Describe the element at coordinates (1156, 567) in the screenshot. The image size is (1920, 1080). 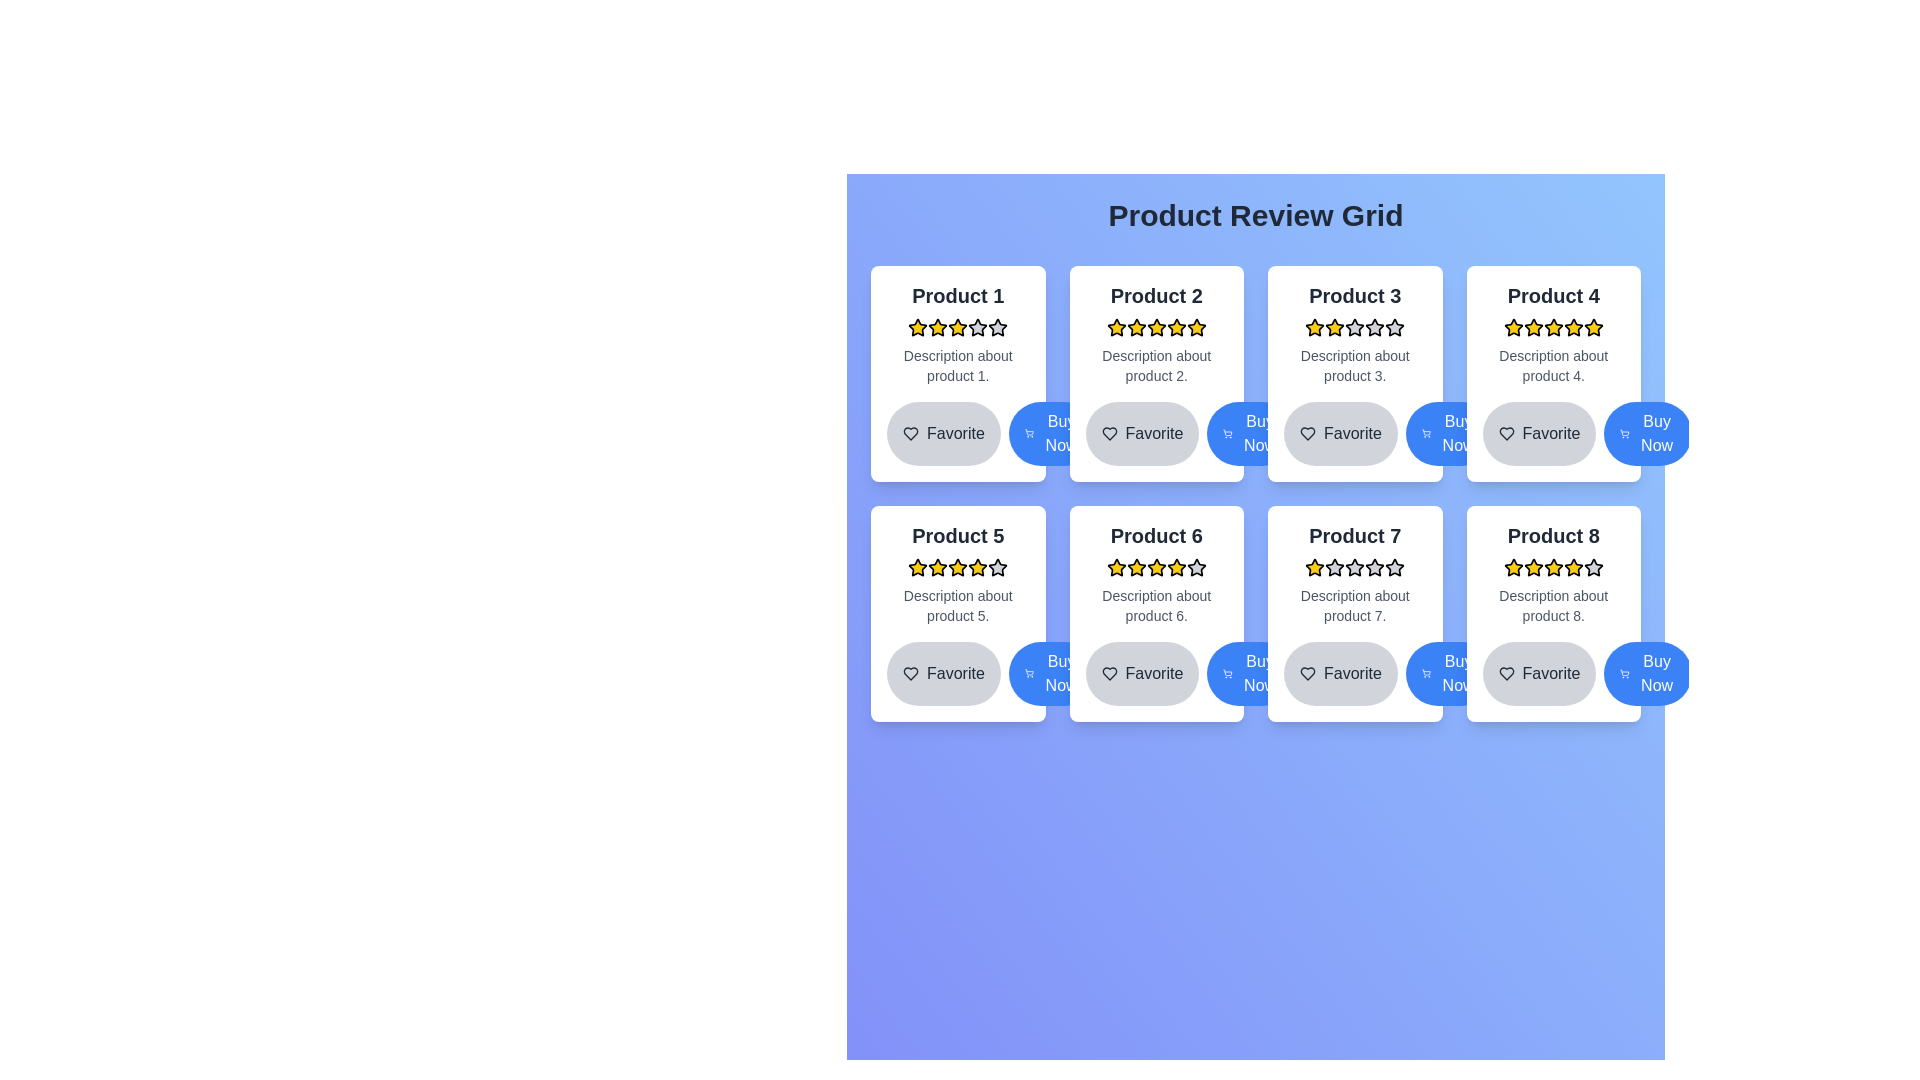
I see `the Rating display component located directly below 'Product 6' and above 'Description about product 6', which visually represents the rating score with filled stars` at that location.